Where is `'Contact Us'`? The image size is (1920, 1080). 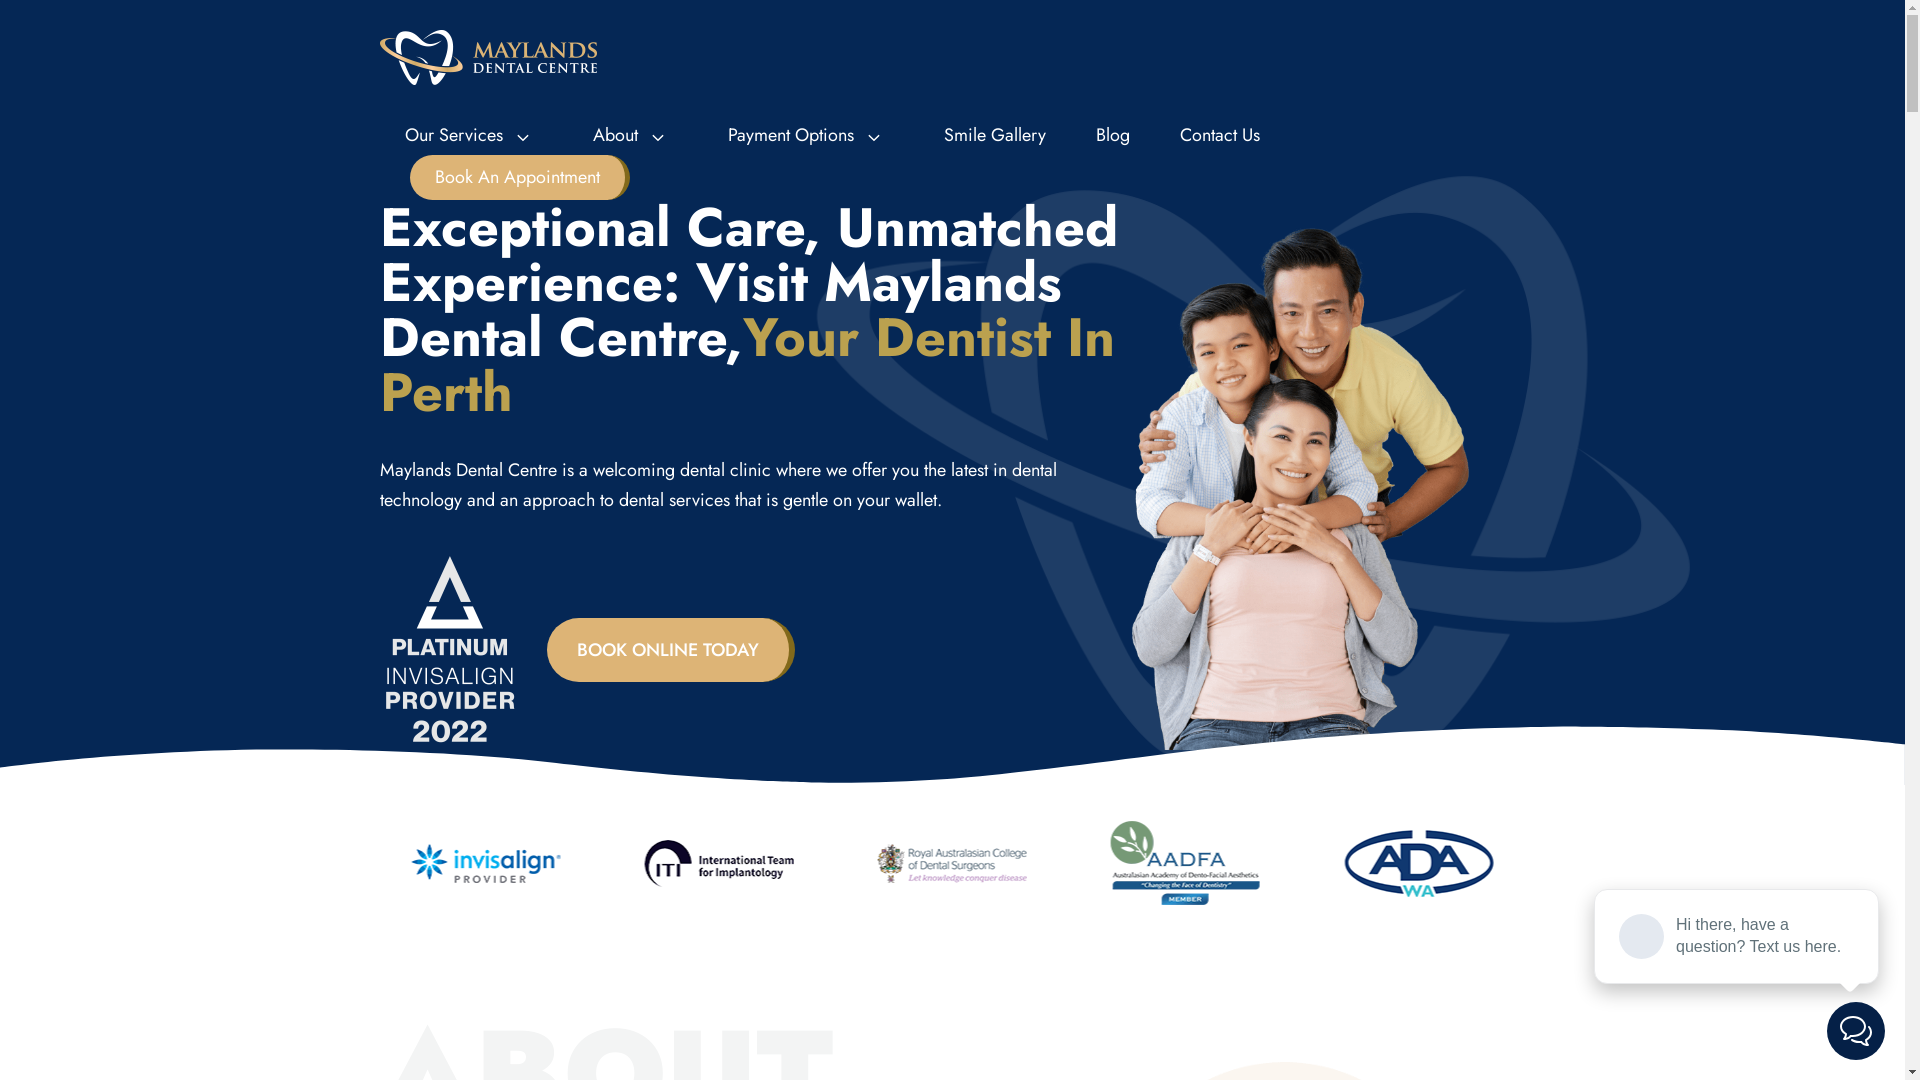 'Contact Us' is located at coordinates (1218, 135).